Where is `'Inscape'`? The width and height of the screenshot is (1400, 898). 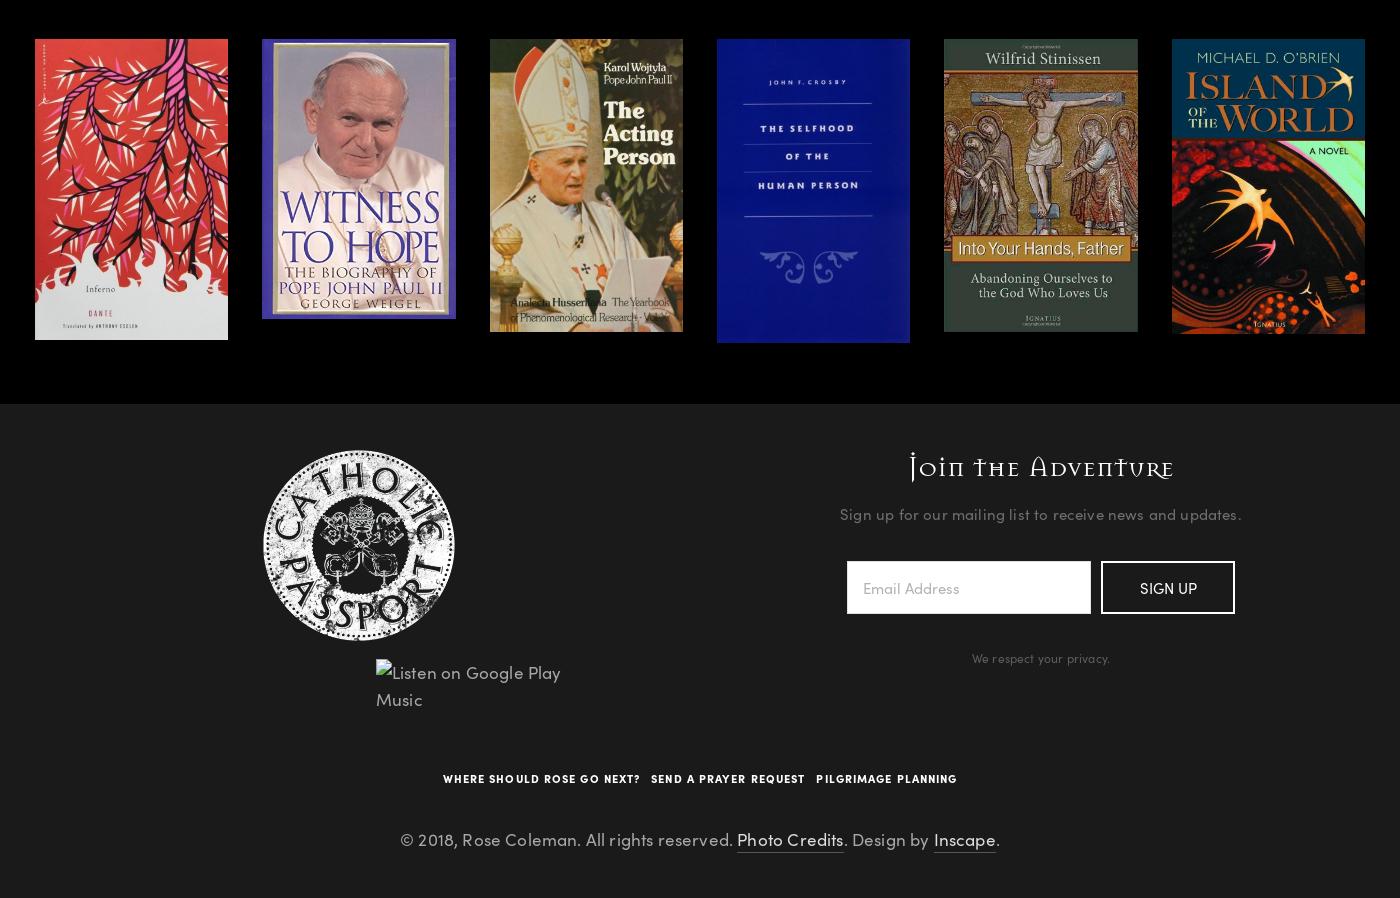 'Inscape' is located at coordinates (964, 839).